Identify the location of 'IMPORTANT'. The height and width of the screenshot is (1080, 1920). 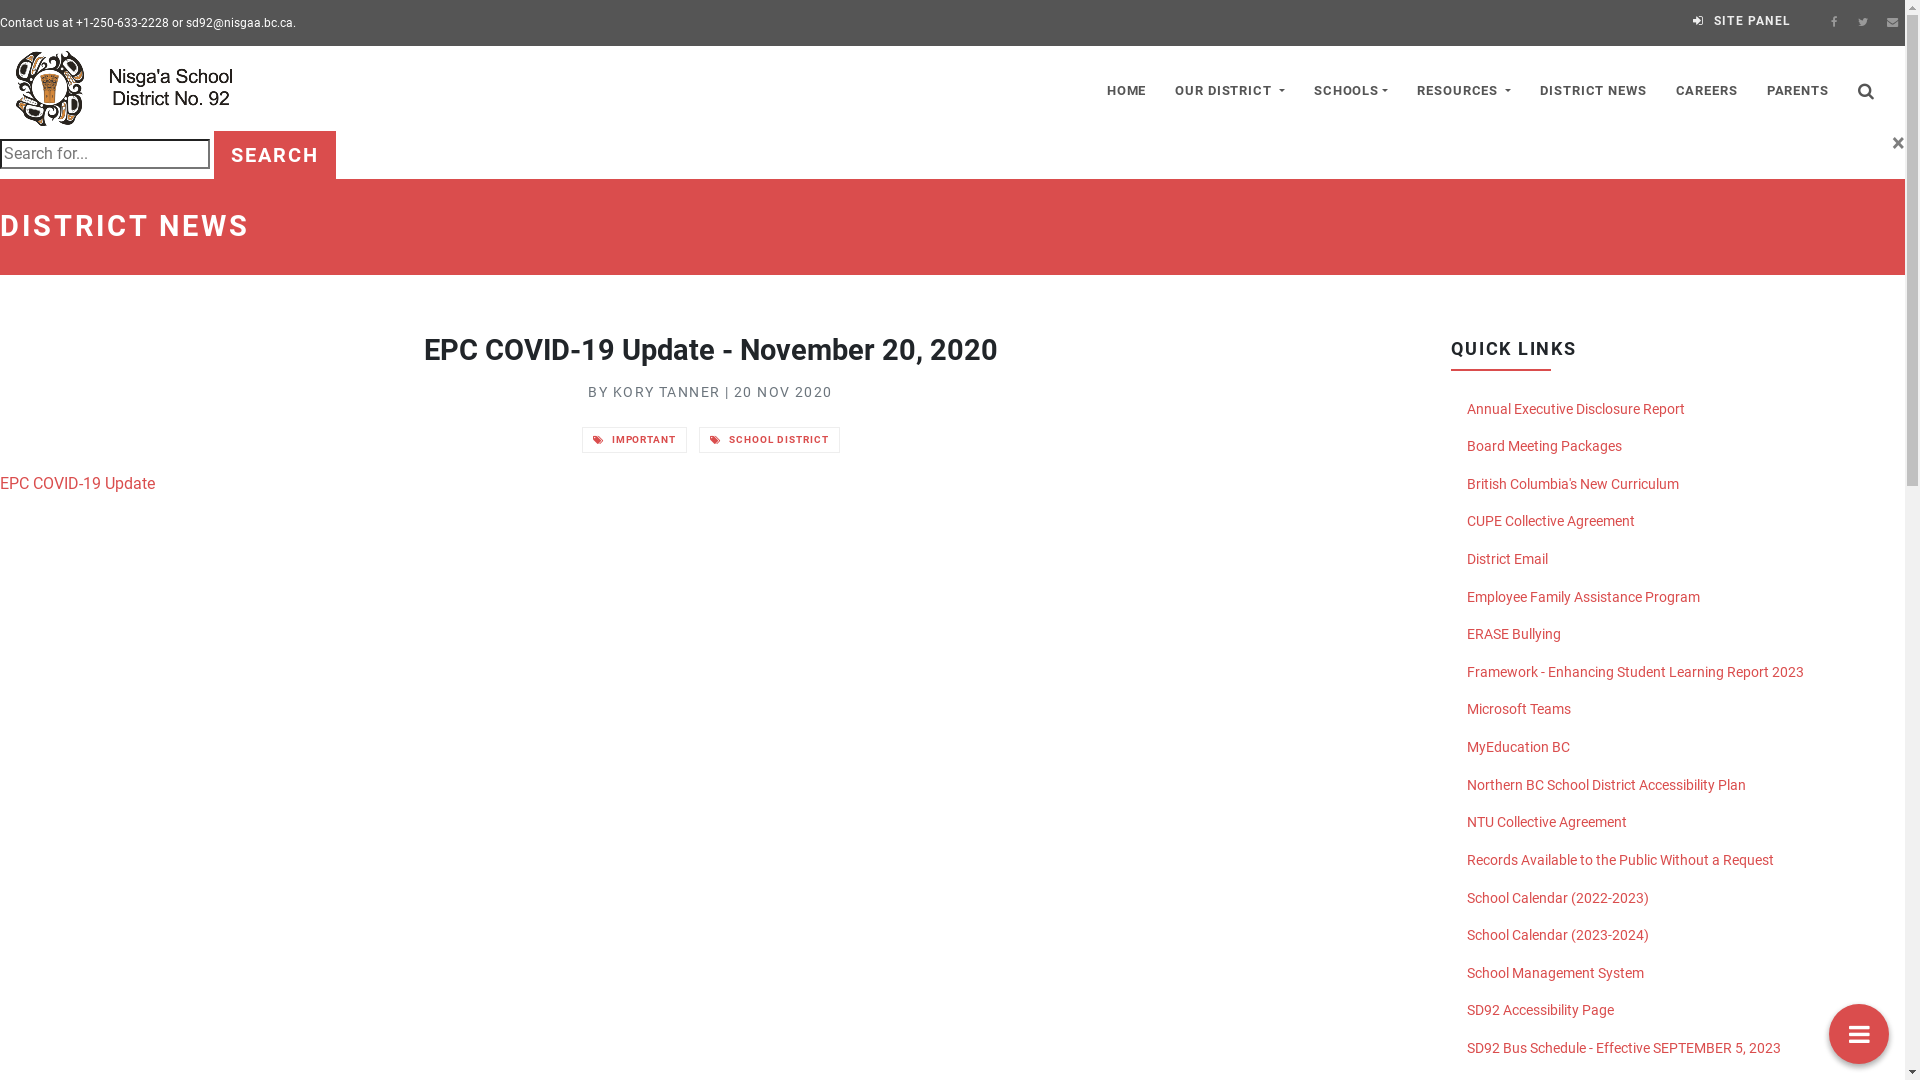
(633, 438).